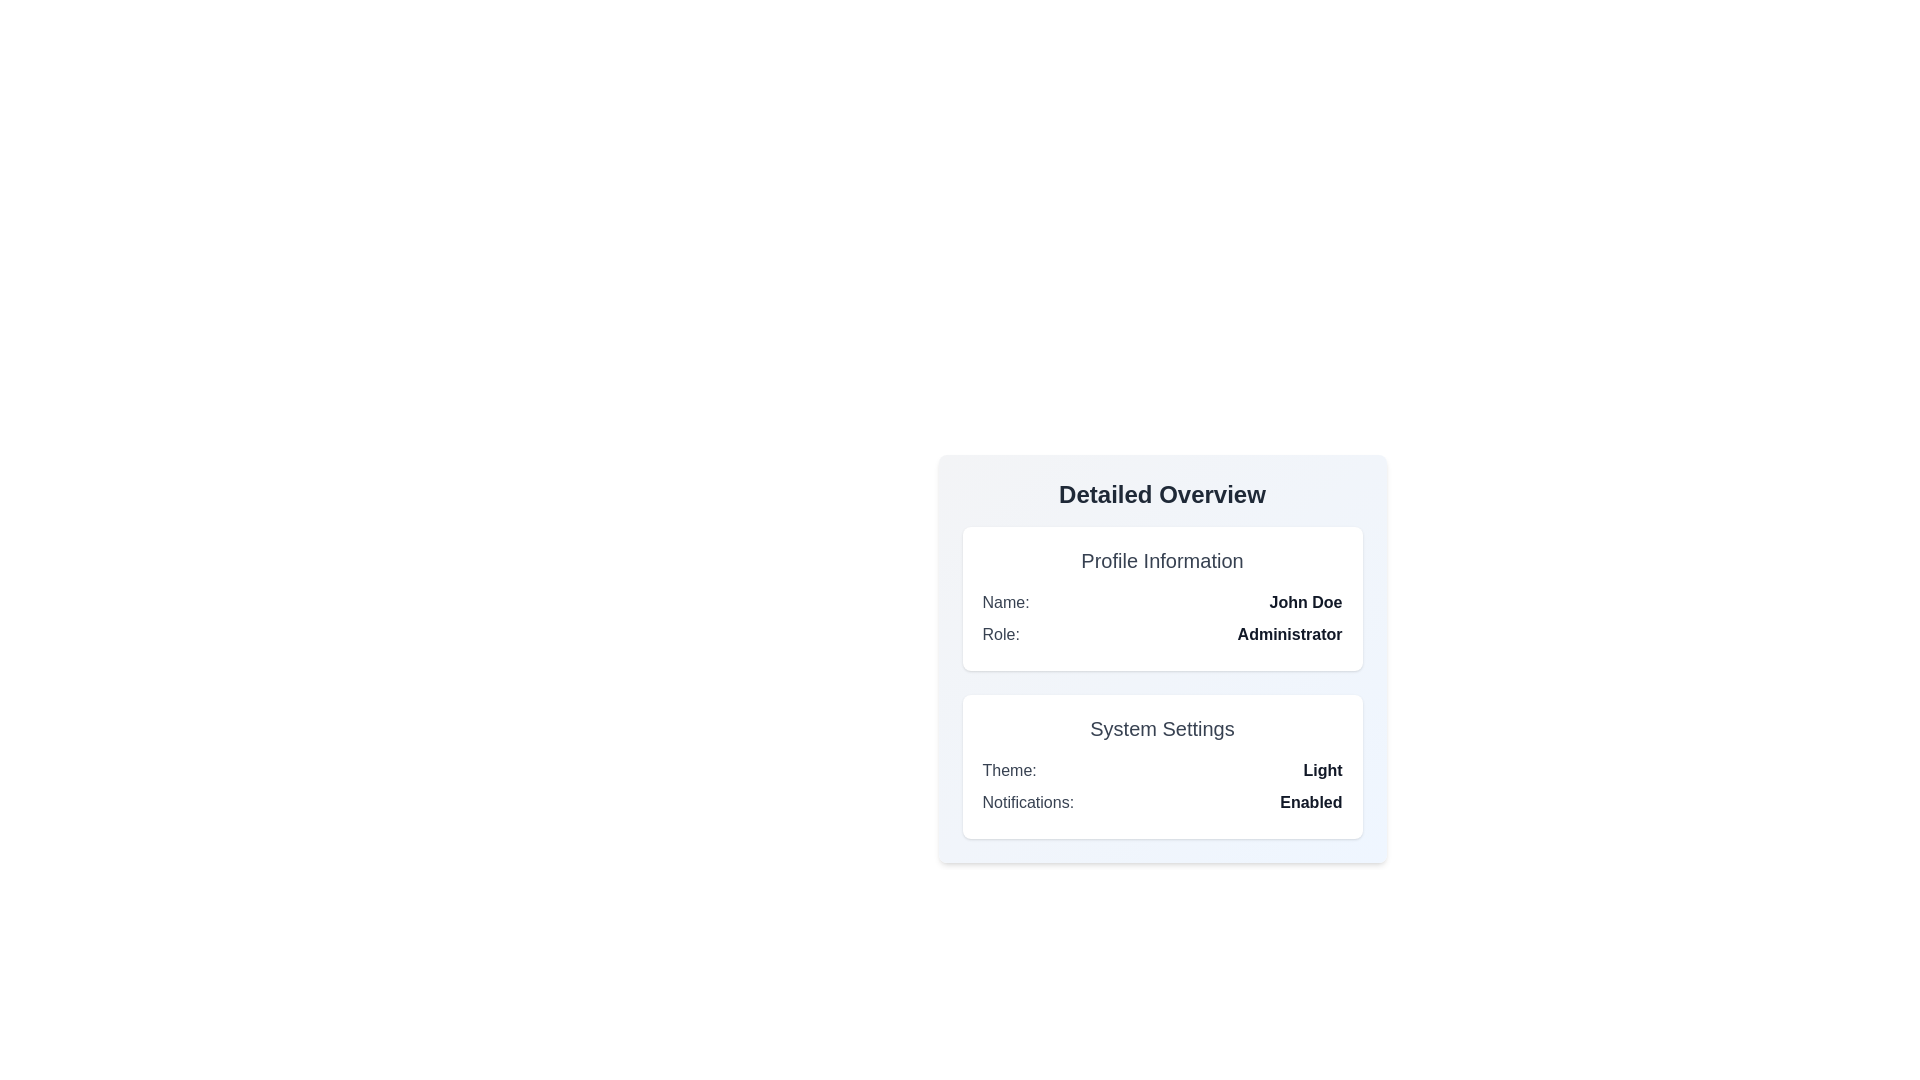  Describe the element at coordinates (1311, 801) in the screenshot. I see `the static text label displaying the current notification state, which shows 'Enabled', located under the 'System Settings' section next to 'Notifications:'` at that location.